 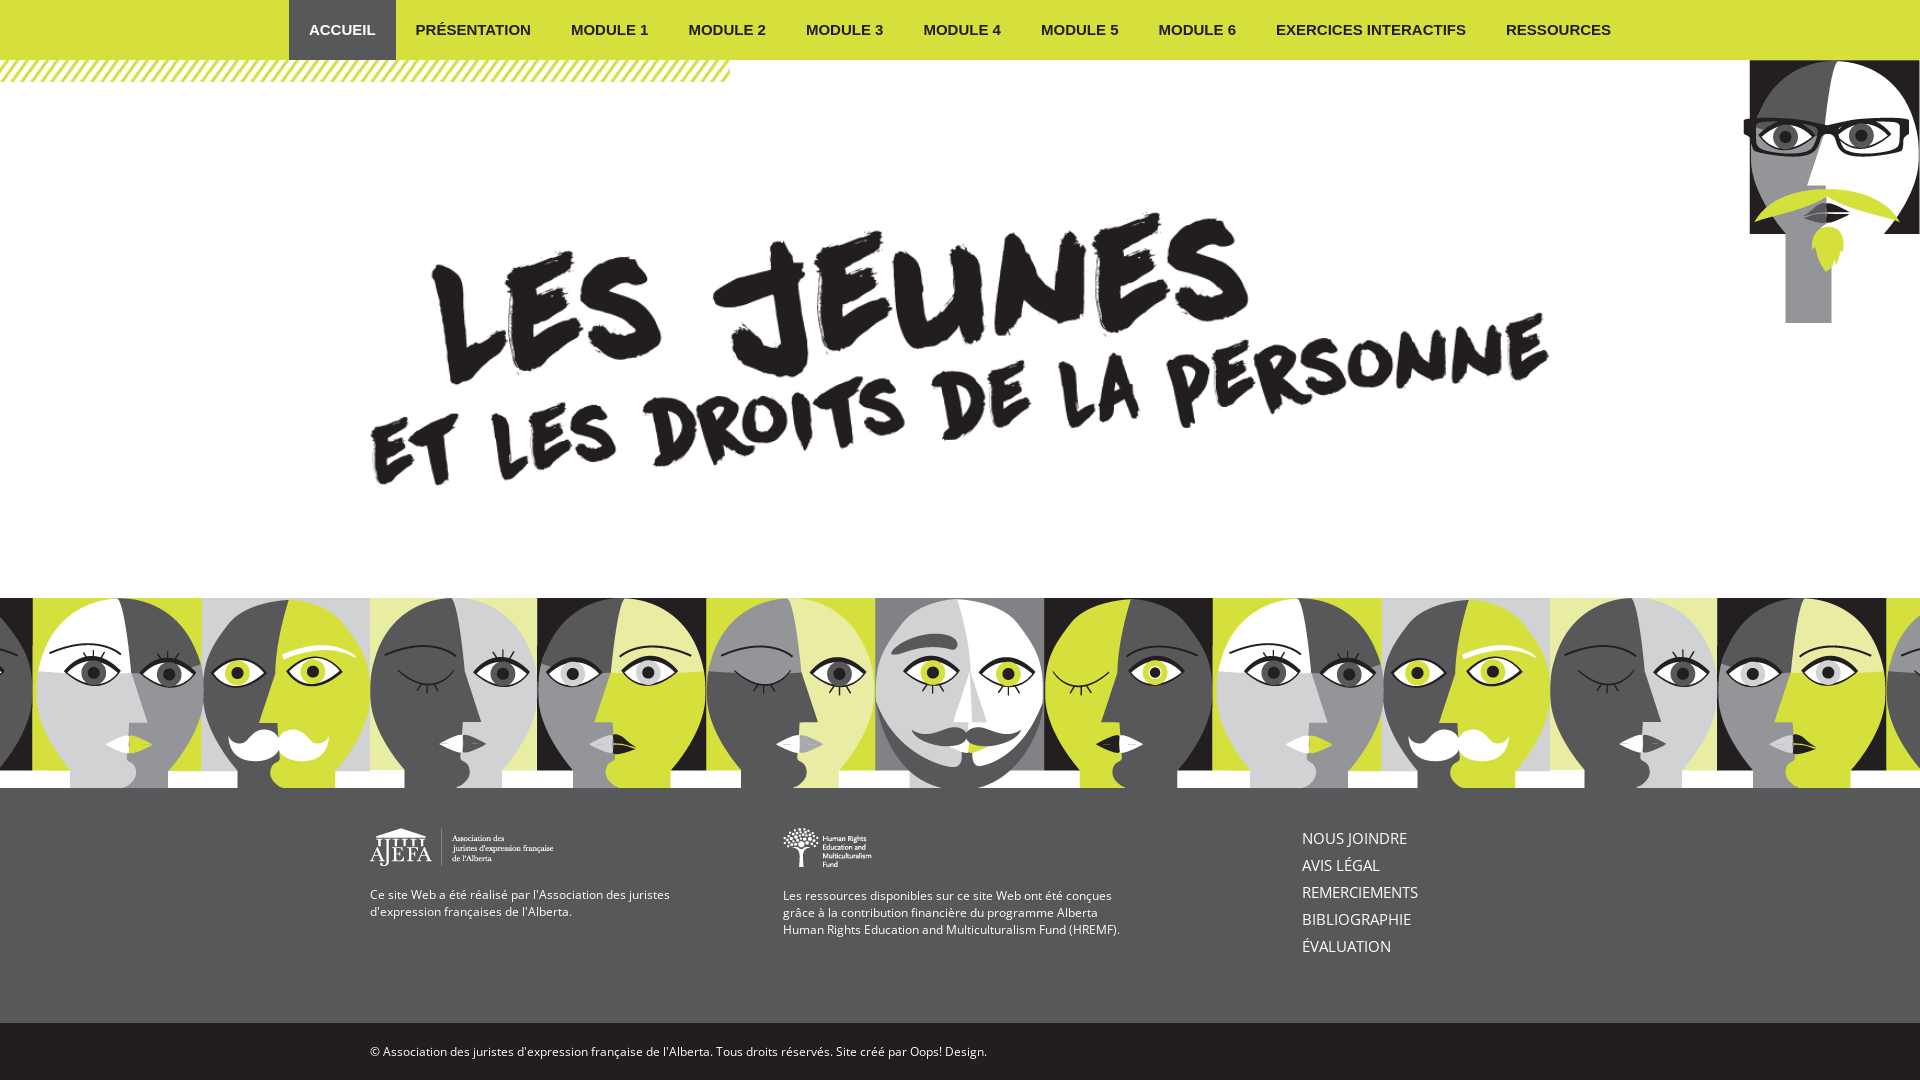 I want to click on 'MODULE 3', so click(x=844, y=30).